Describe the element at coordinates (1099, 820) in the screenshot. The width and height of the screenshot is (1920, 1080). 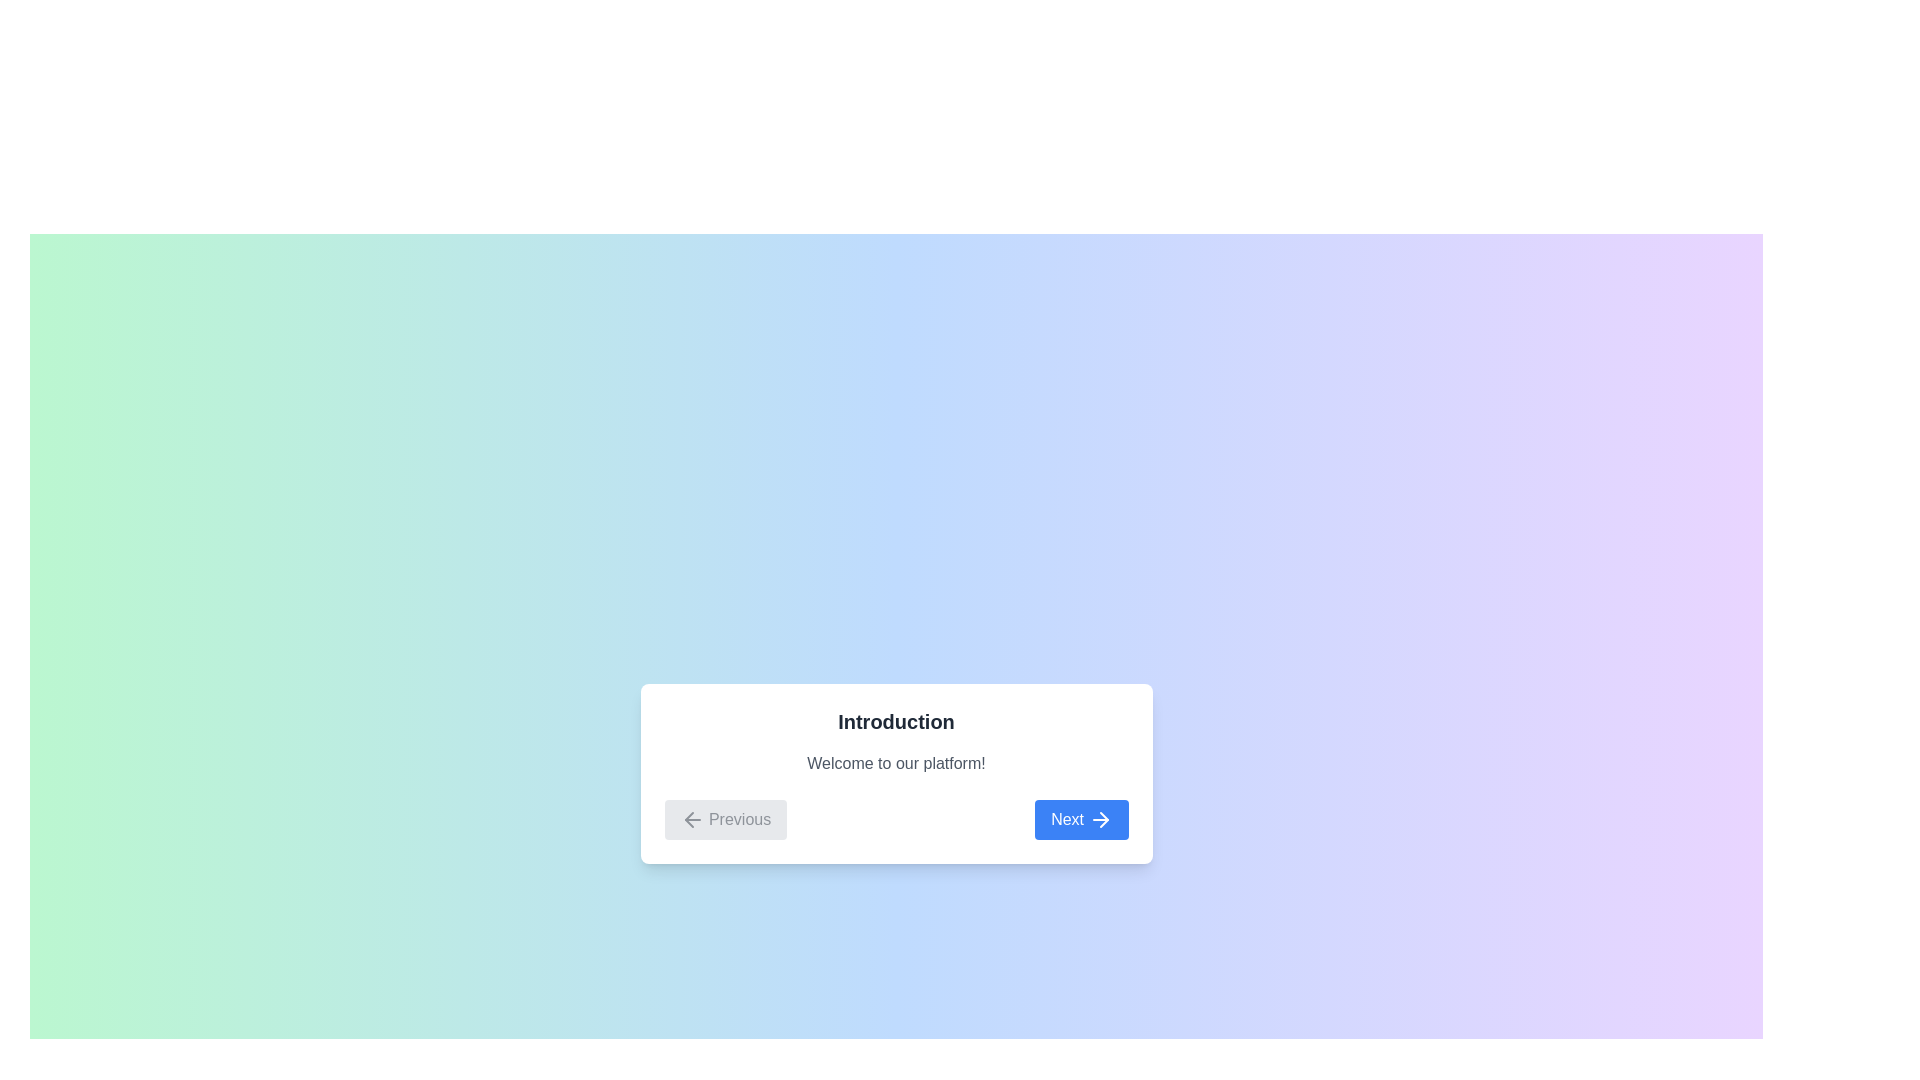
I see `the arrow icon located inside the 'Next' button at the bottom-right part of the white card` at that location.